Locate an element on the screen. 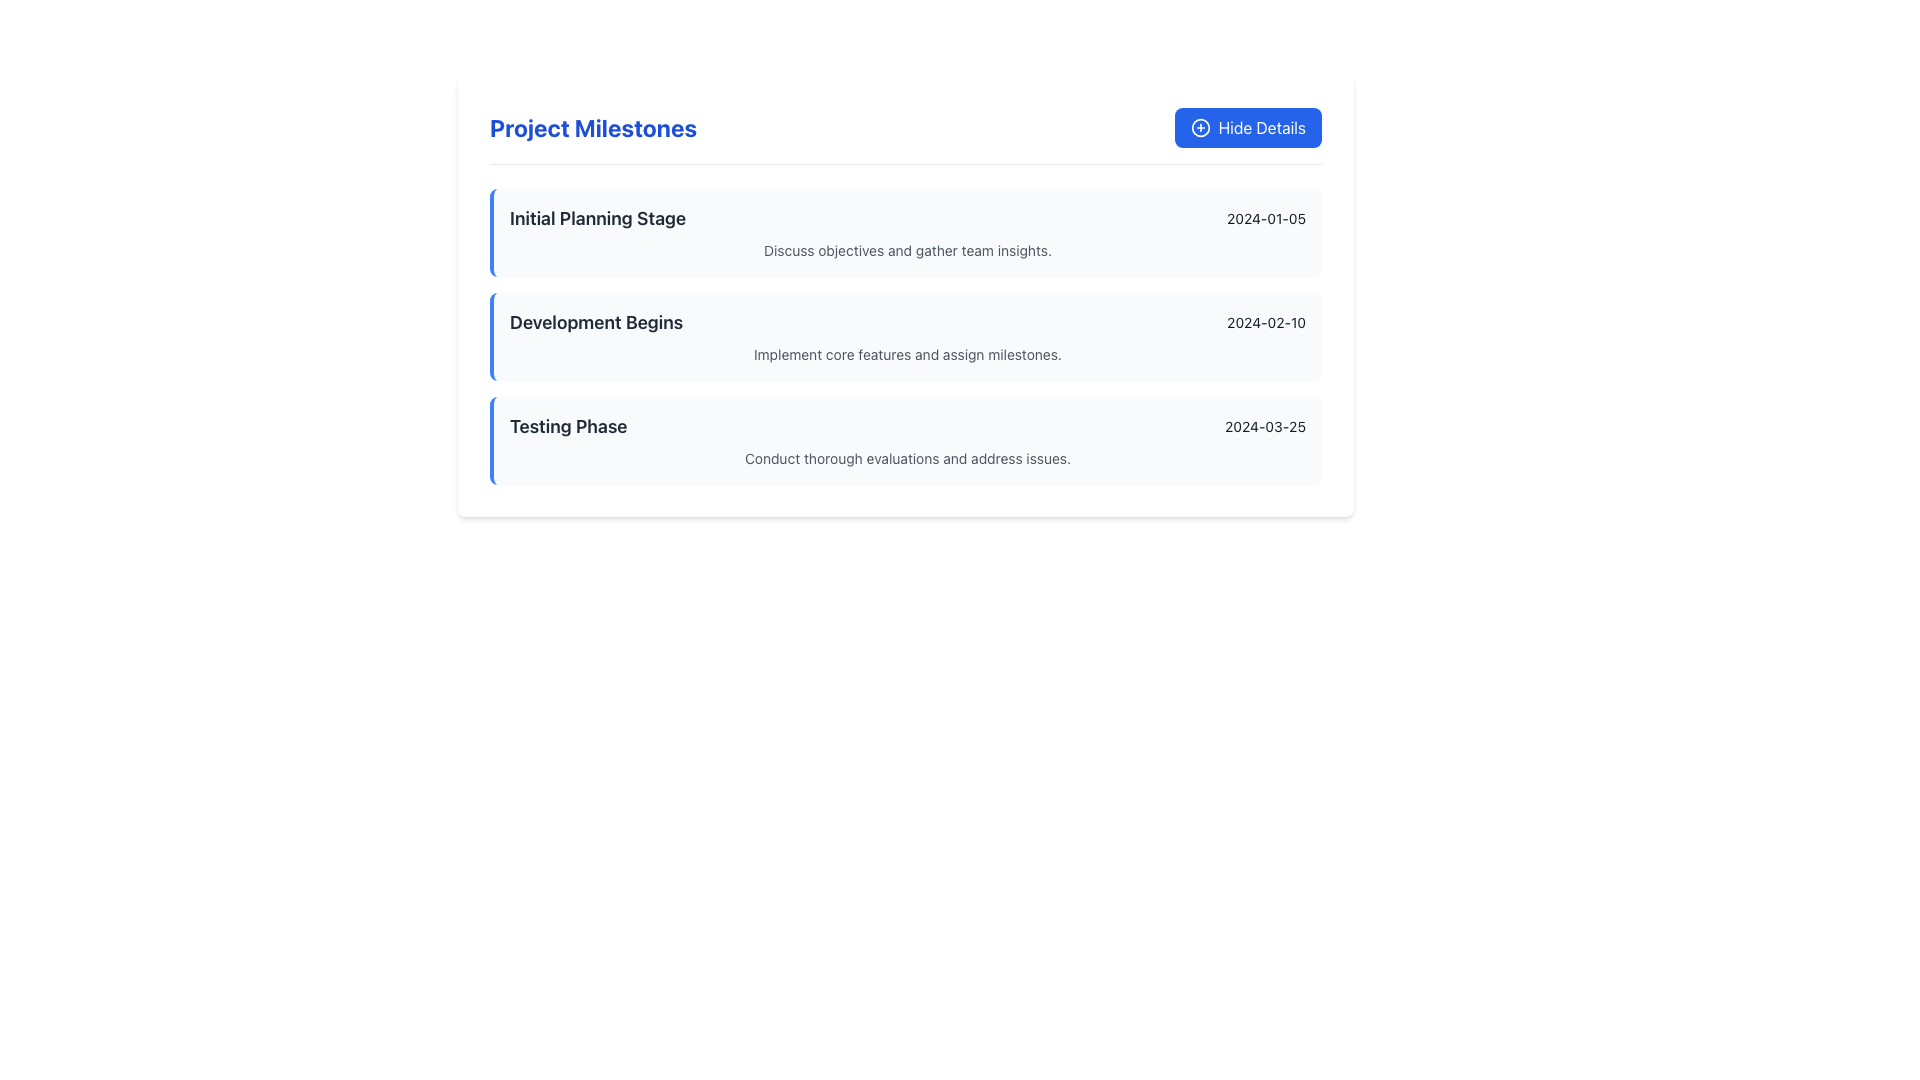 Image resolution: width=1920 pixels, height=1080 pixels. the Circular Icon with Plus Sign located to the left of the 'Hide Details' button at the top-right corner of the interface is located at coordinates (1200, 127).